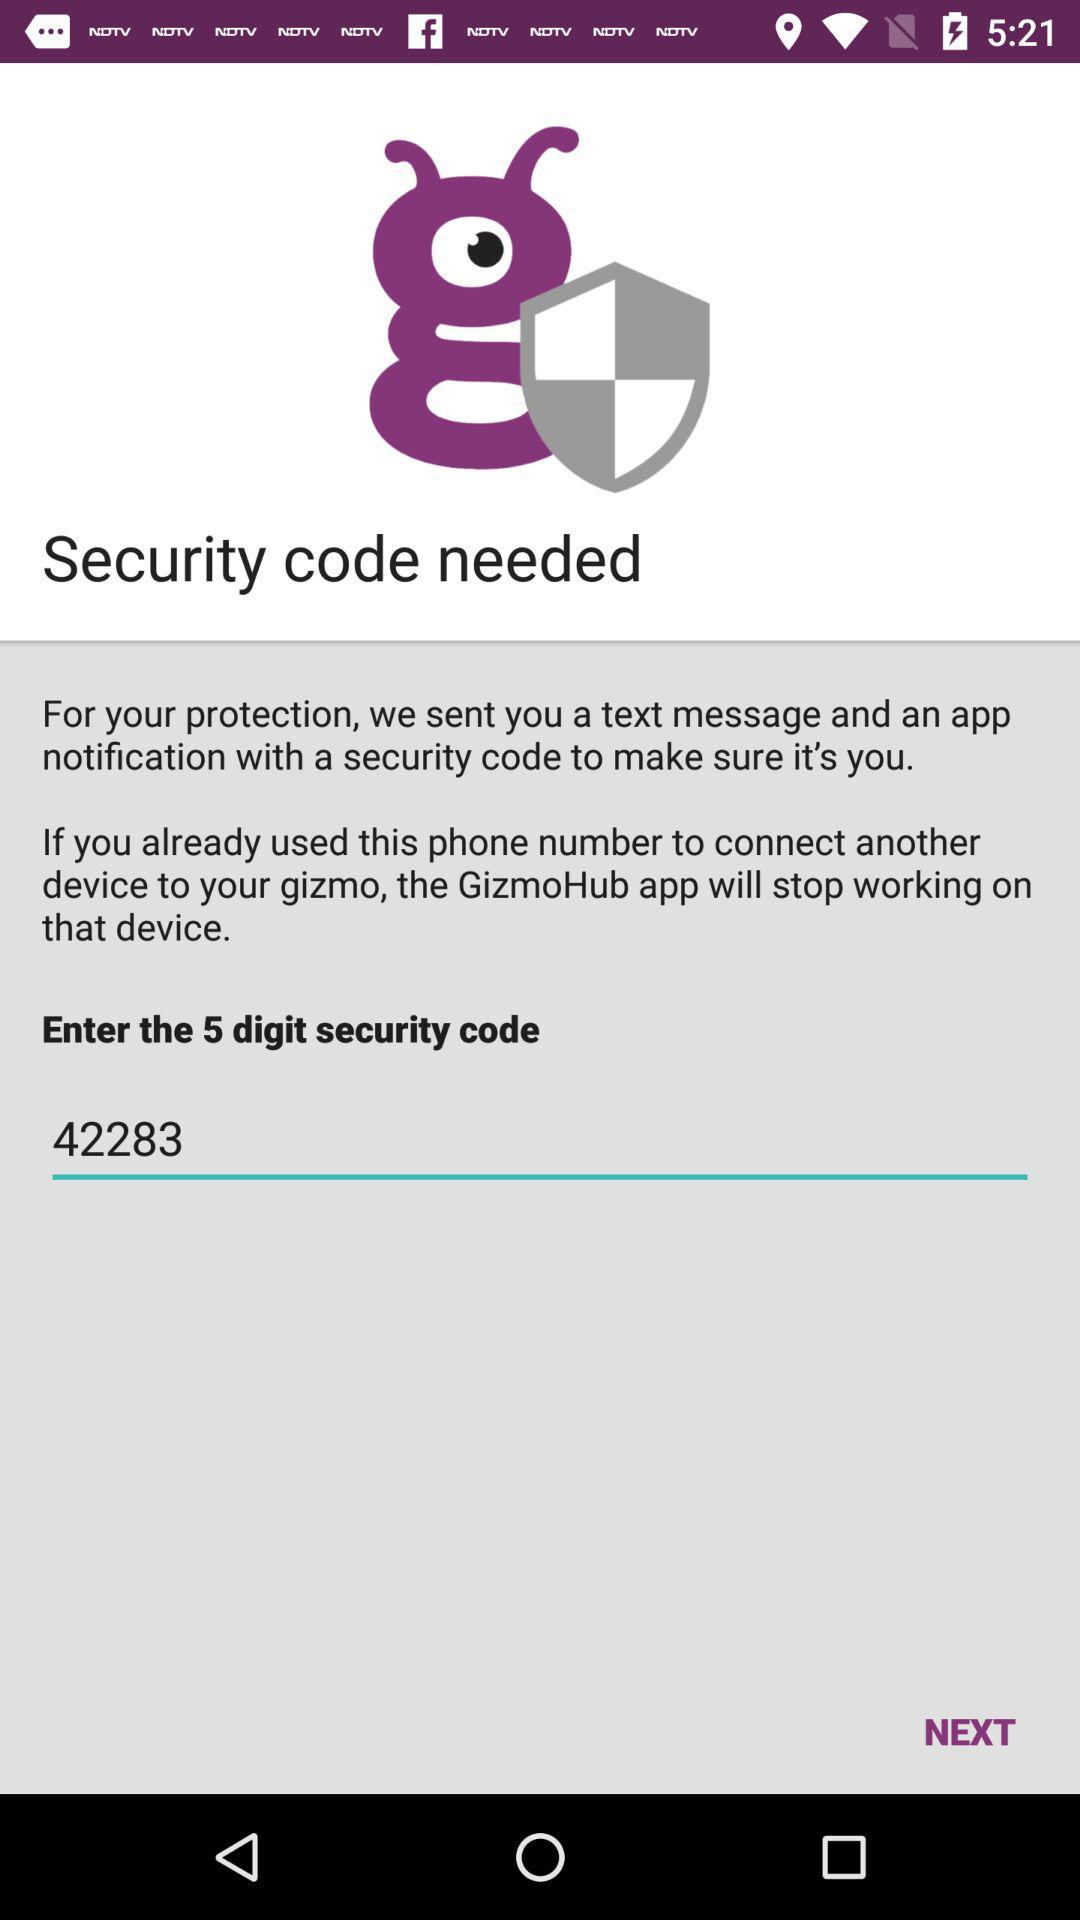 This screenshot has height=1920, width=1080. I want to click on next icon, so click(968, 1730).